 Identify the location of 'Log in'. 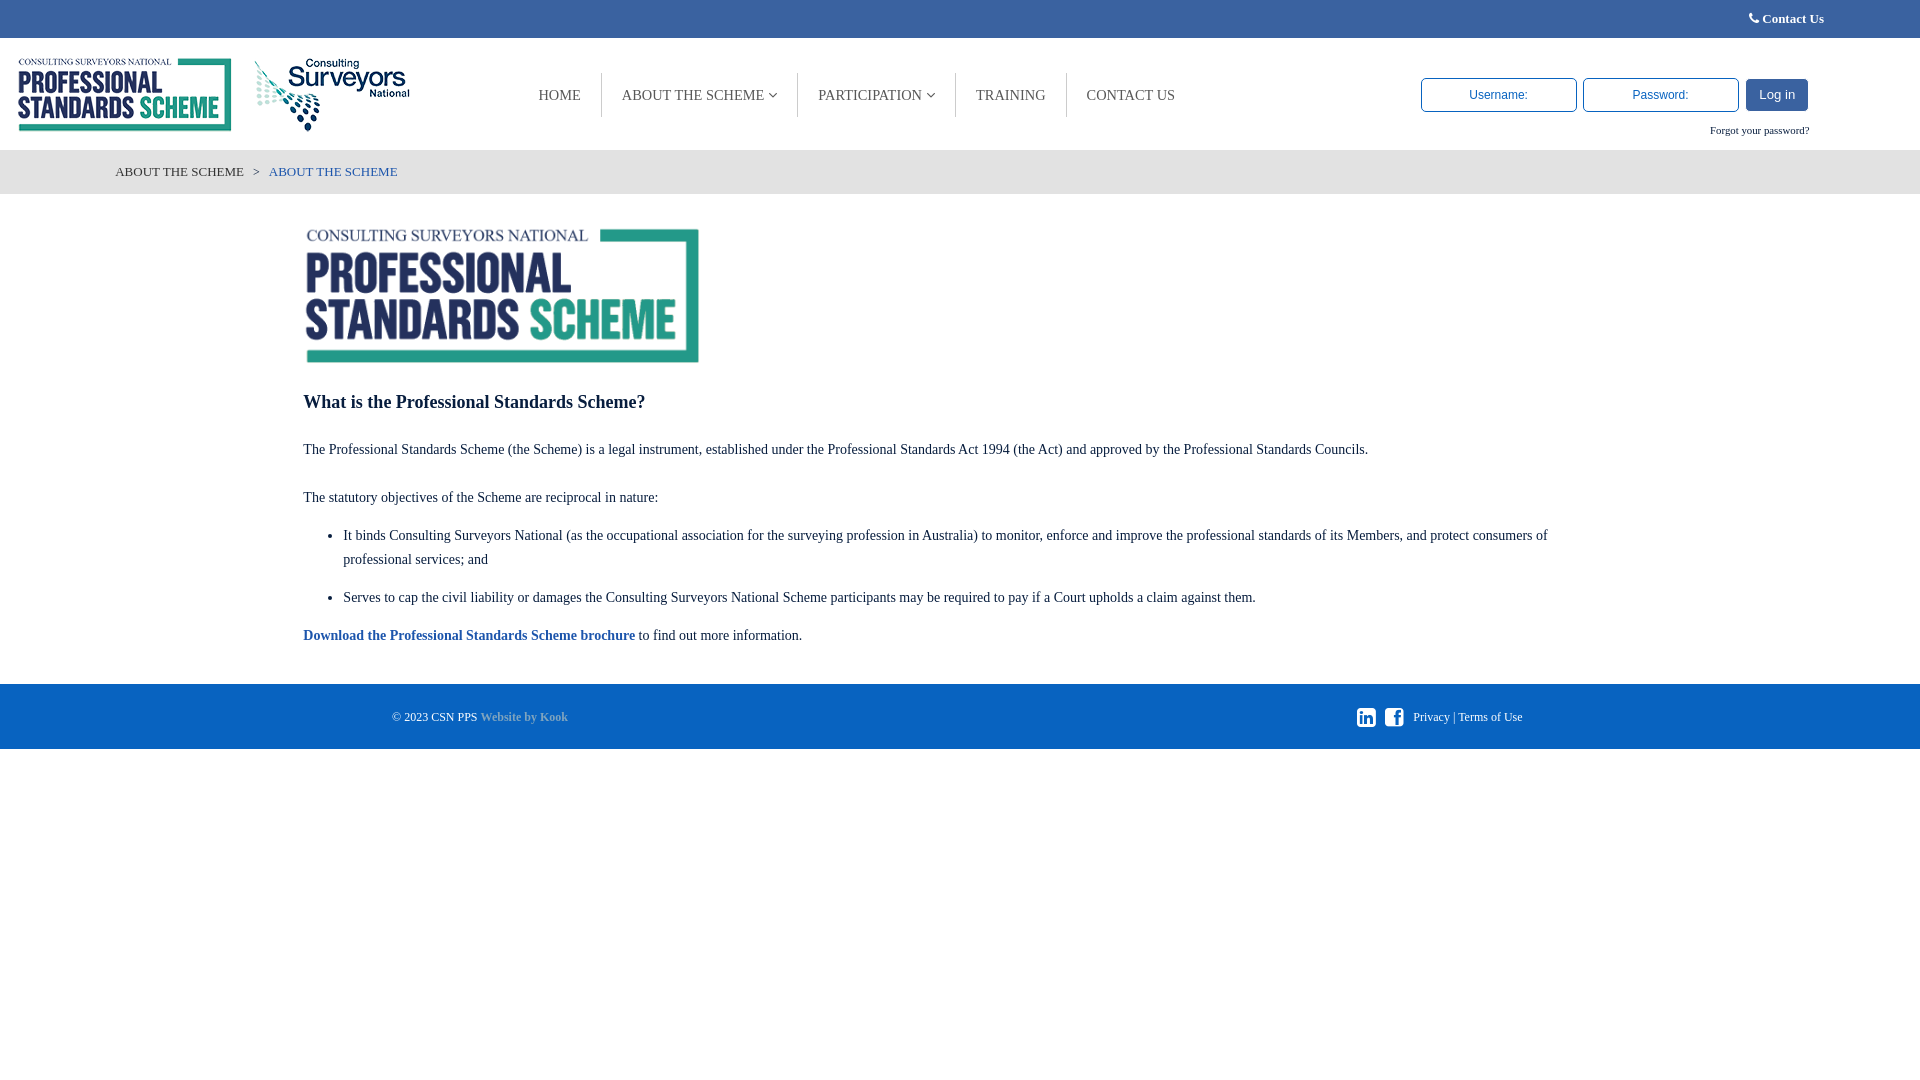
(1776, 95).